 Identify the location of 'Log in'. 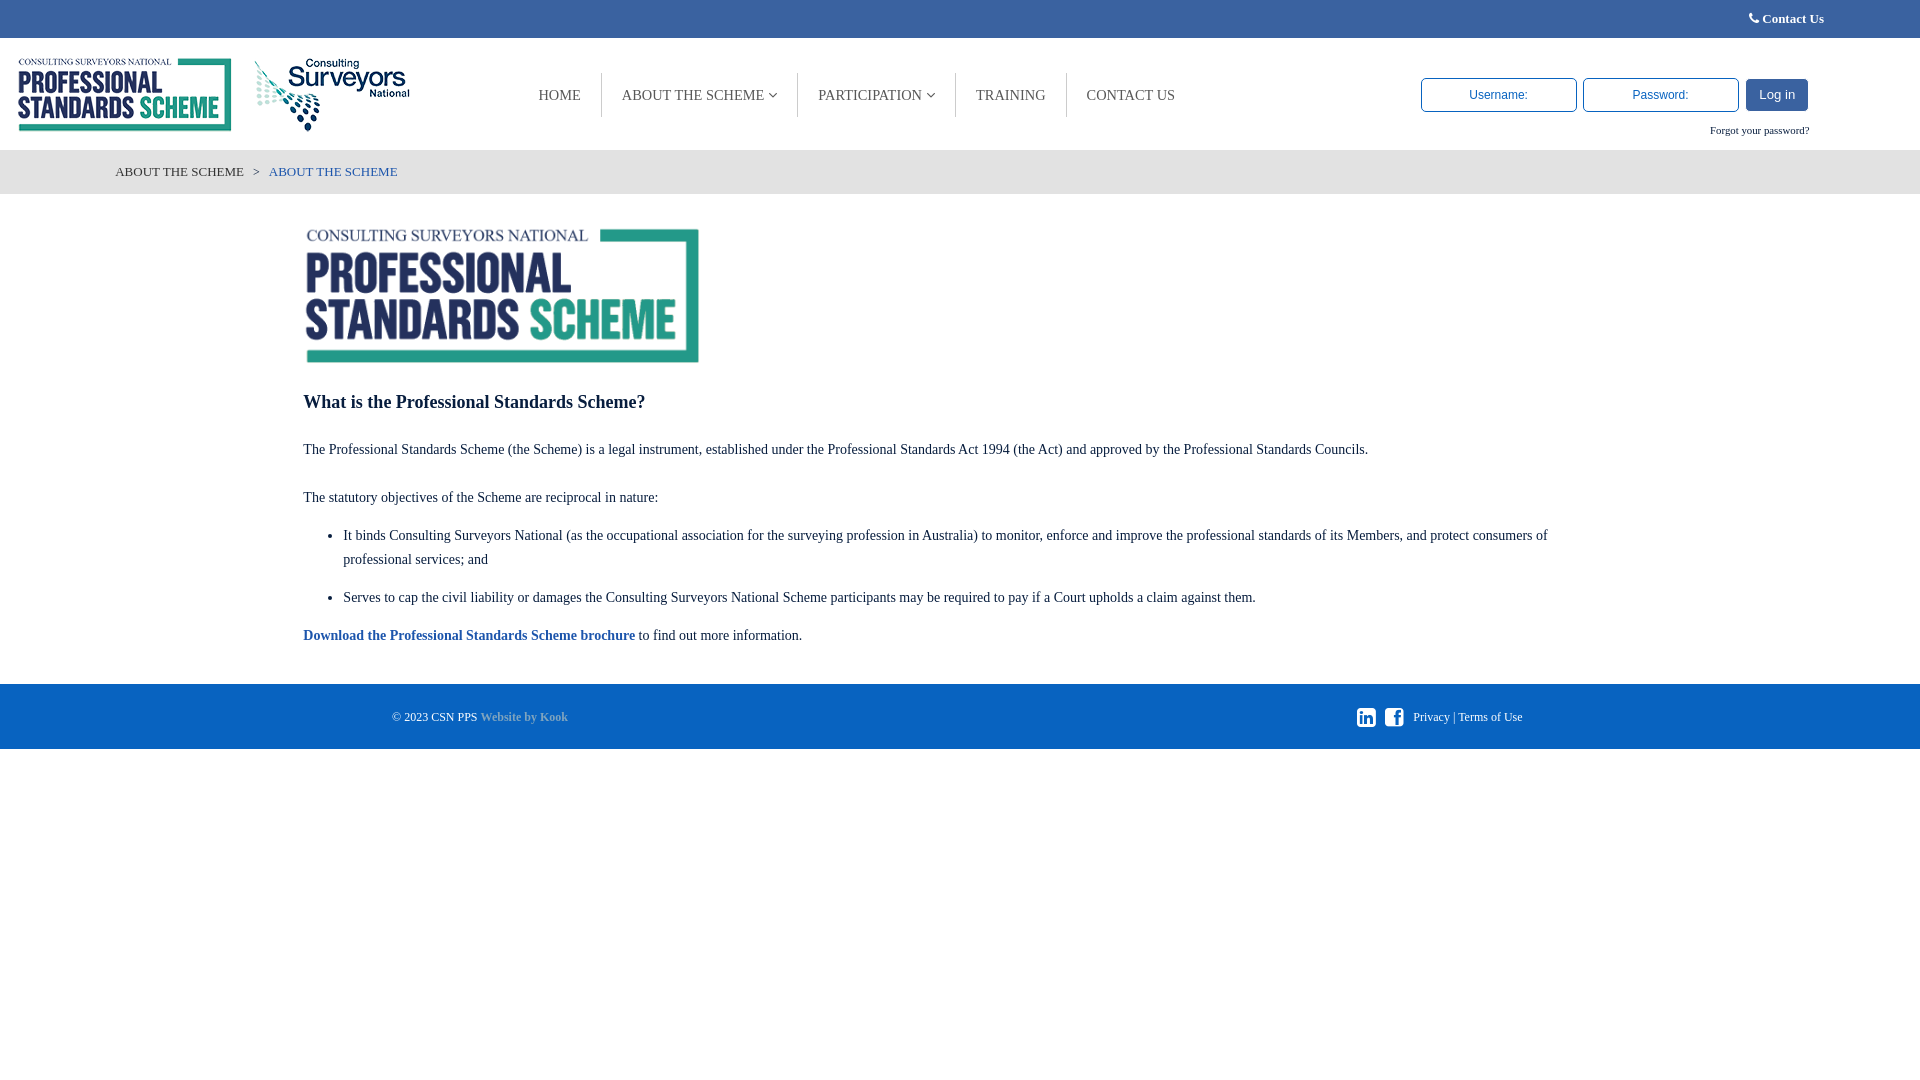
(1776, 95).